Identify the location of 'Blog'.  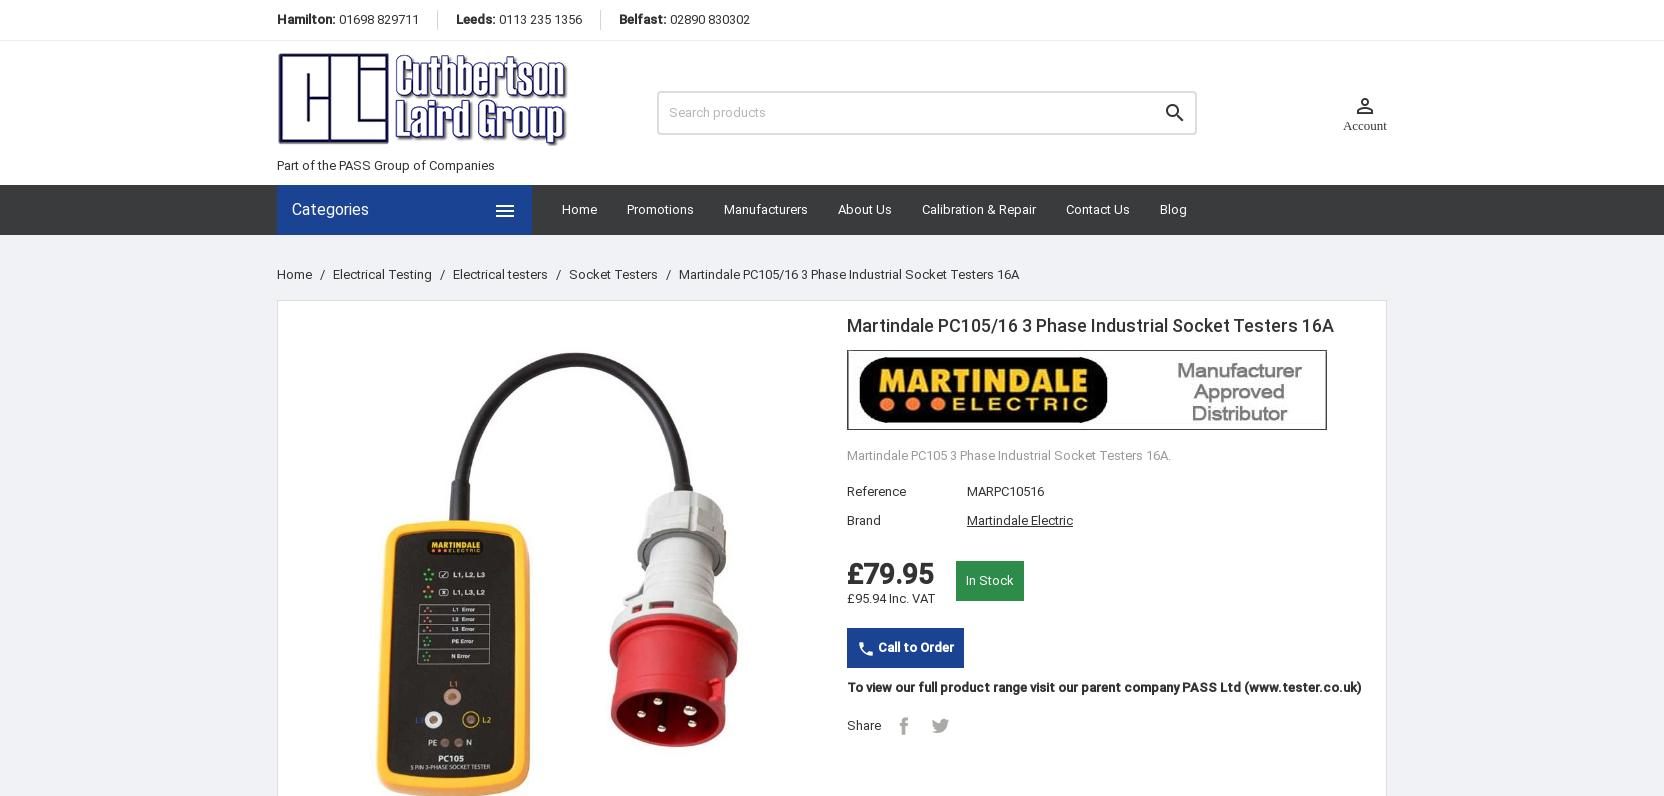
(1172, 208).